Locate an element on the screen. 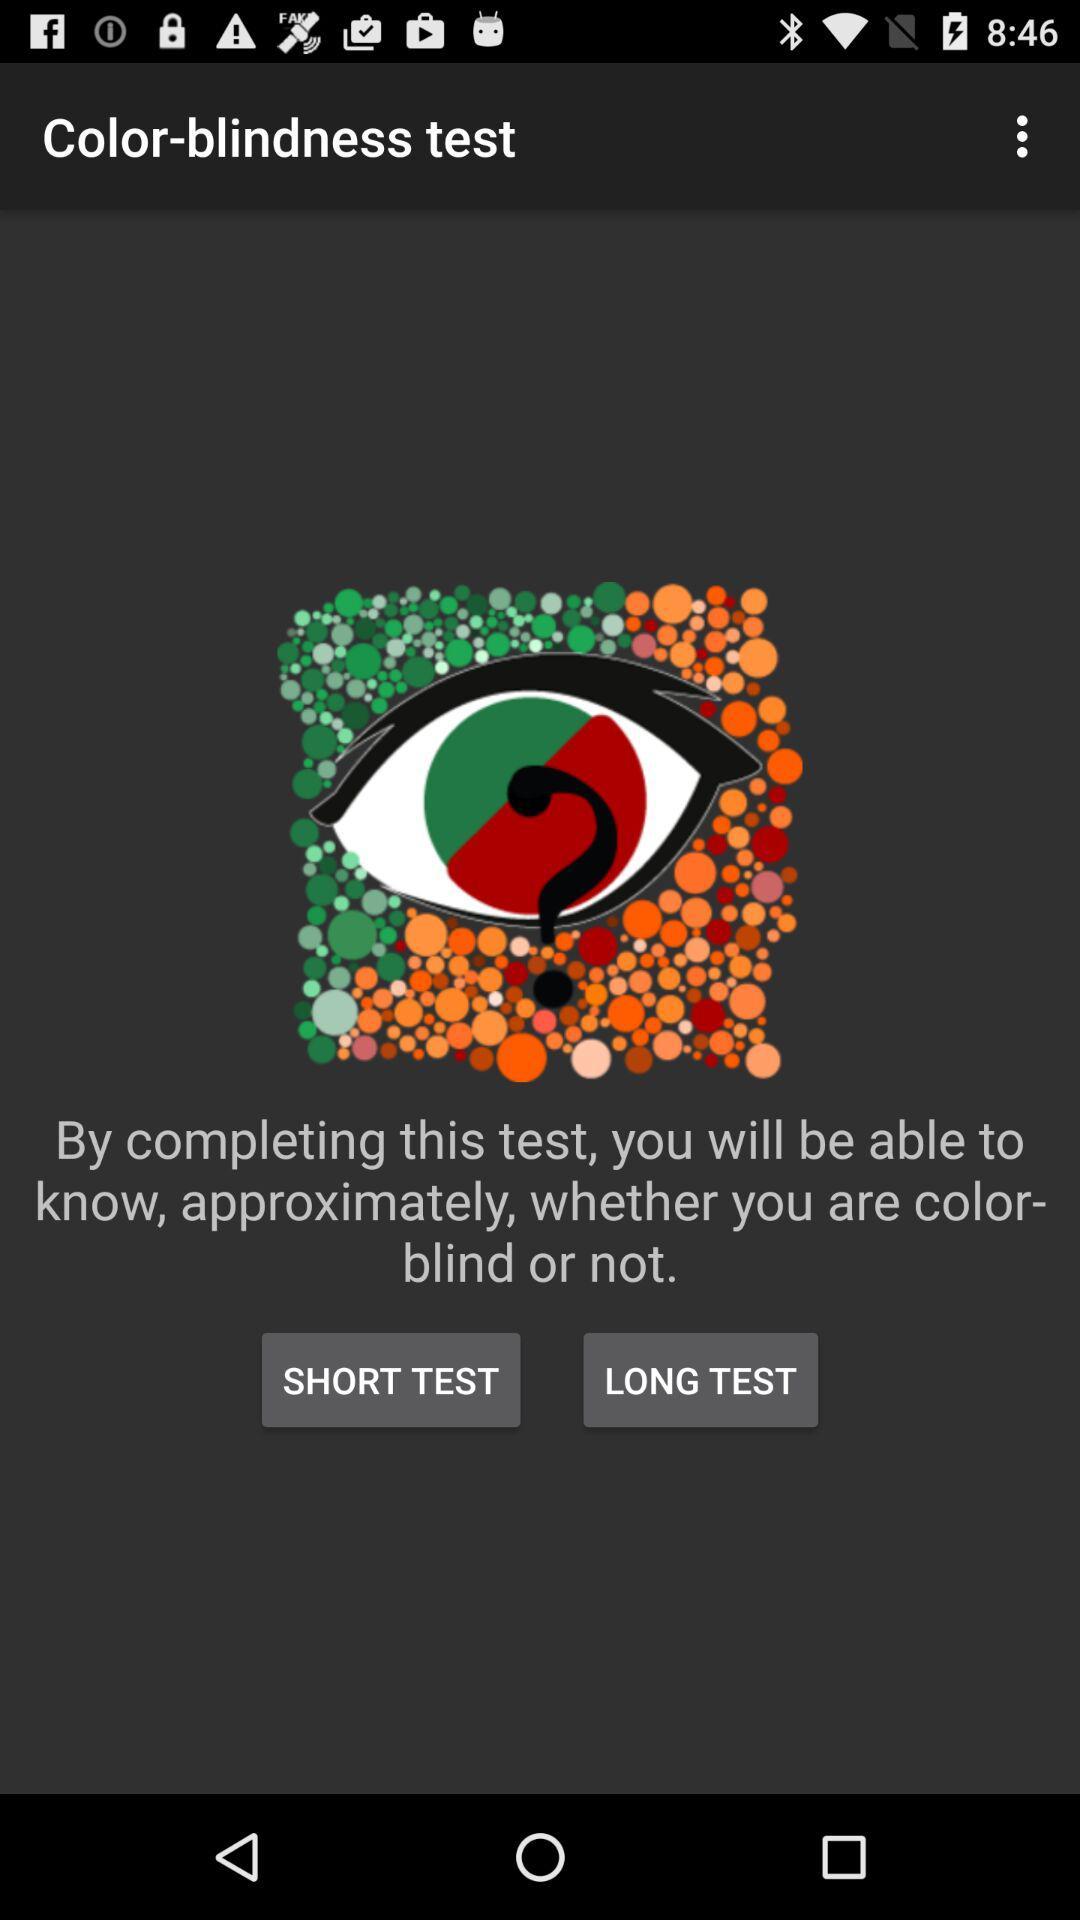 Image resolution: width=1080 pixels, height=1920 pixels. button to the left of the long test is located at coordinates (391, 1379).